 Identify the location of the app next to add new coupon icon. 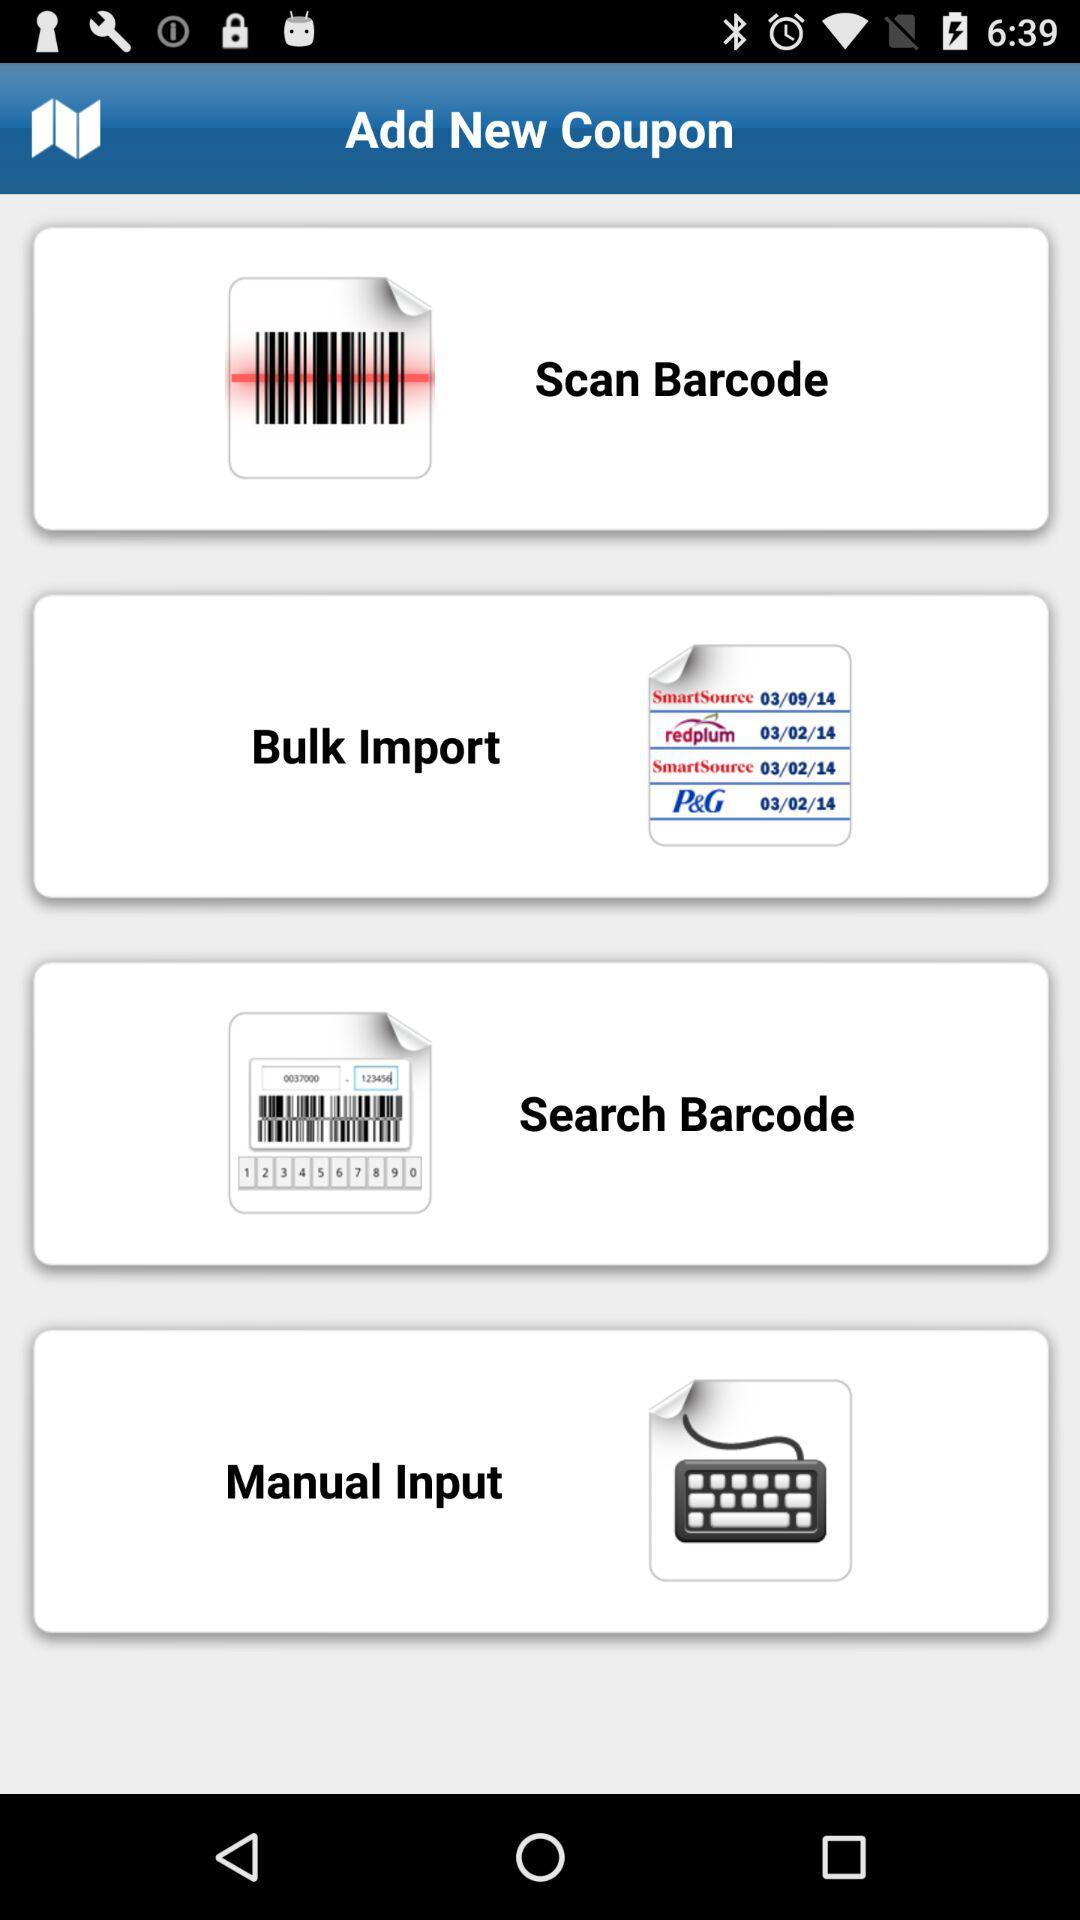
(64, 127).